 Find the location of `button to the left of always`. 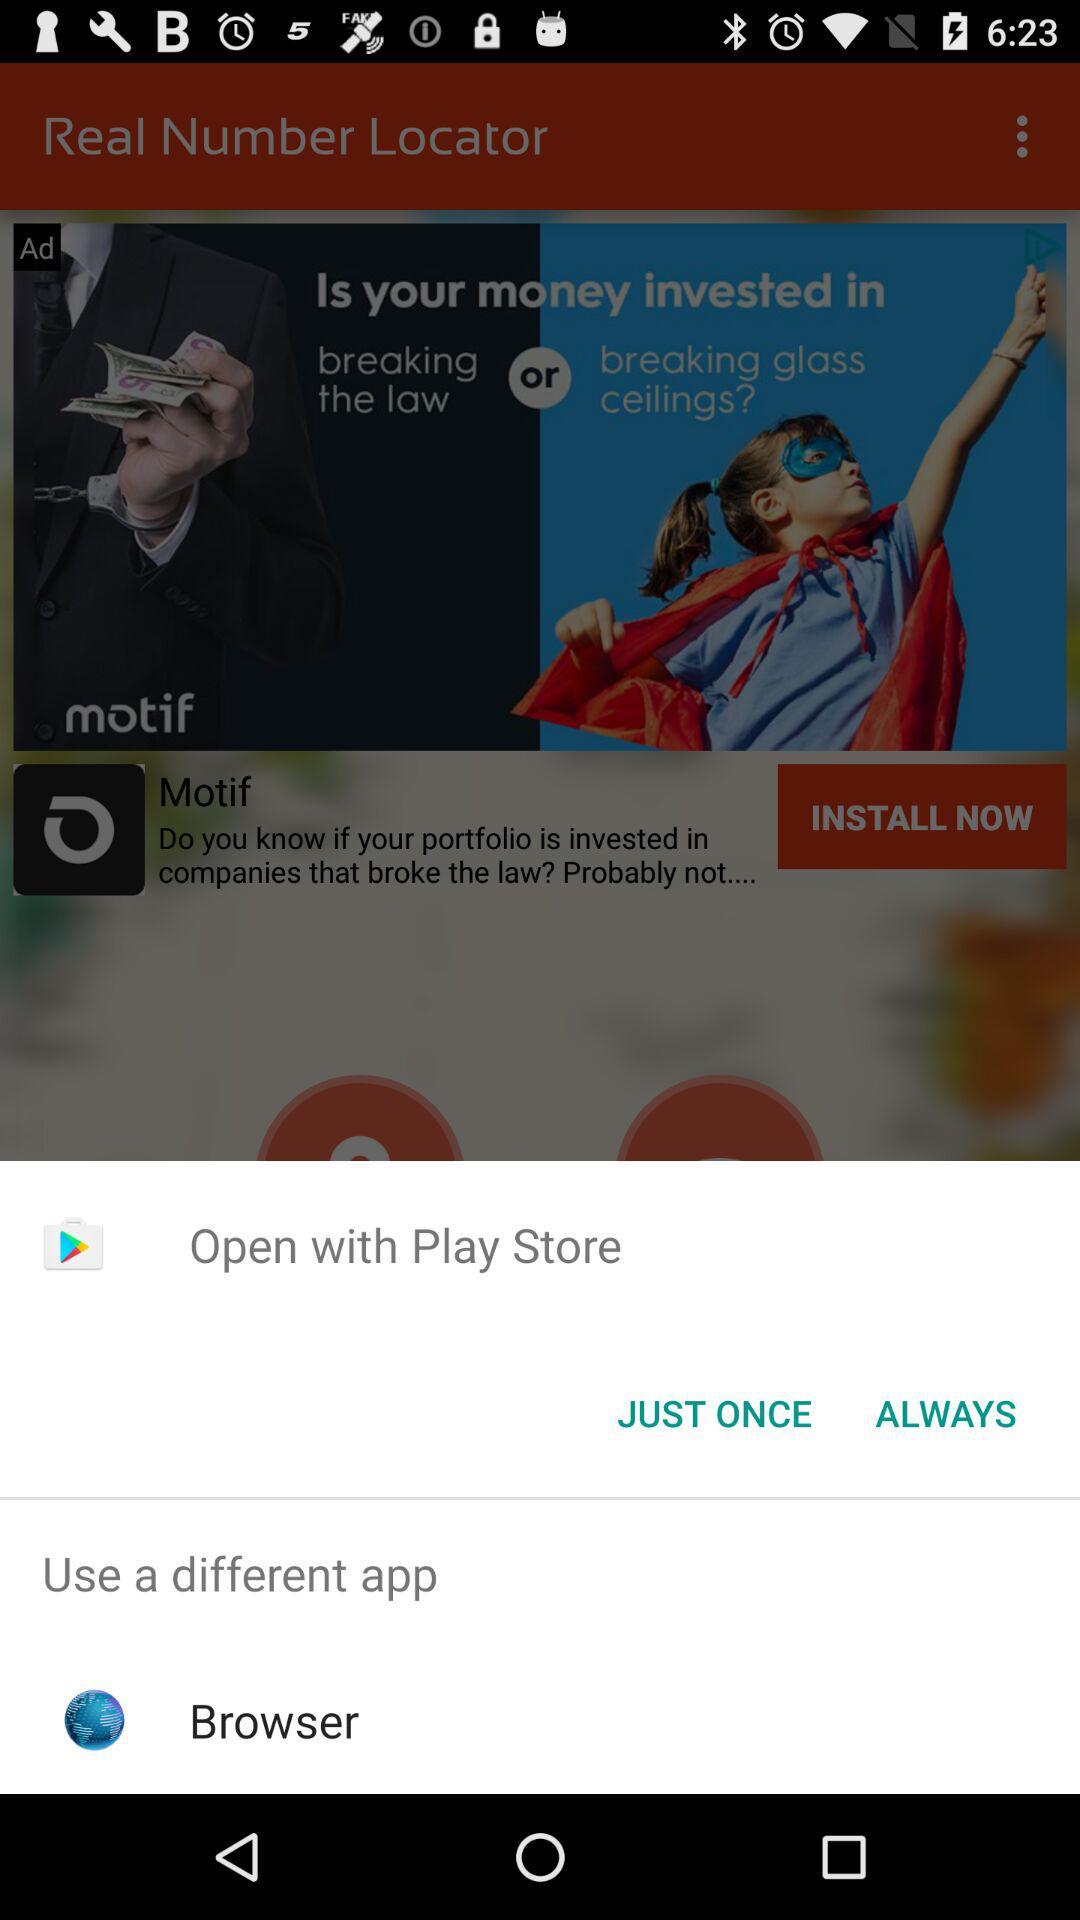

button to the left of always is located at coordinates (713, 1411).